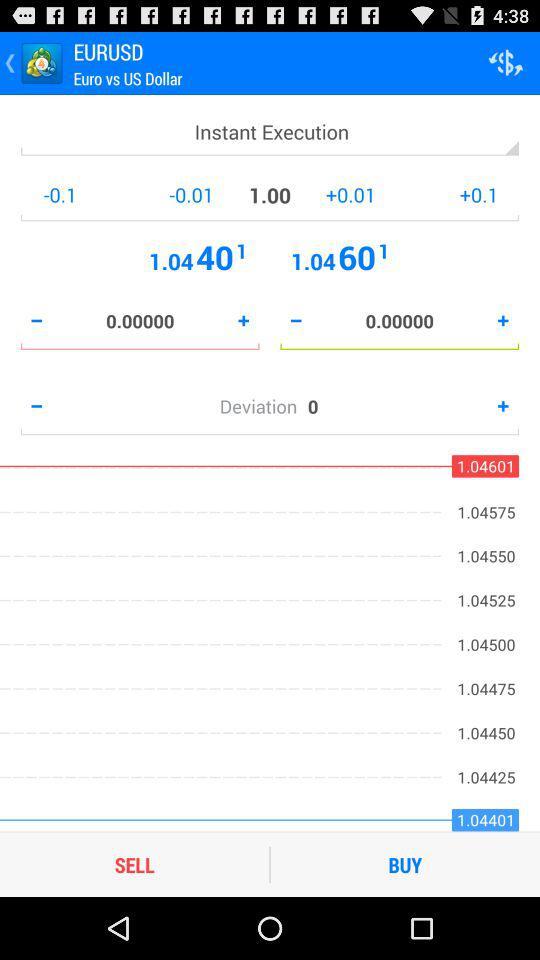 The image size is (540, 960). Describe the element at coordinates (134, 863) in the screenshot. I see `the sell item` at that location.